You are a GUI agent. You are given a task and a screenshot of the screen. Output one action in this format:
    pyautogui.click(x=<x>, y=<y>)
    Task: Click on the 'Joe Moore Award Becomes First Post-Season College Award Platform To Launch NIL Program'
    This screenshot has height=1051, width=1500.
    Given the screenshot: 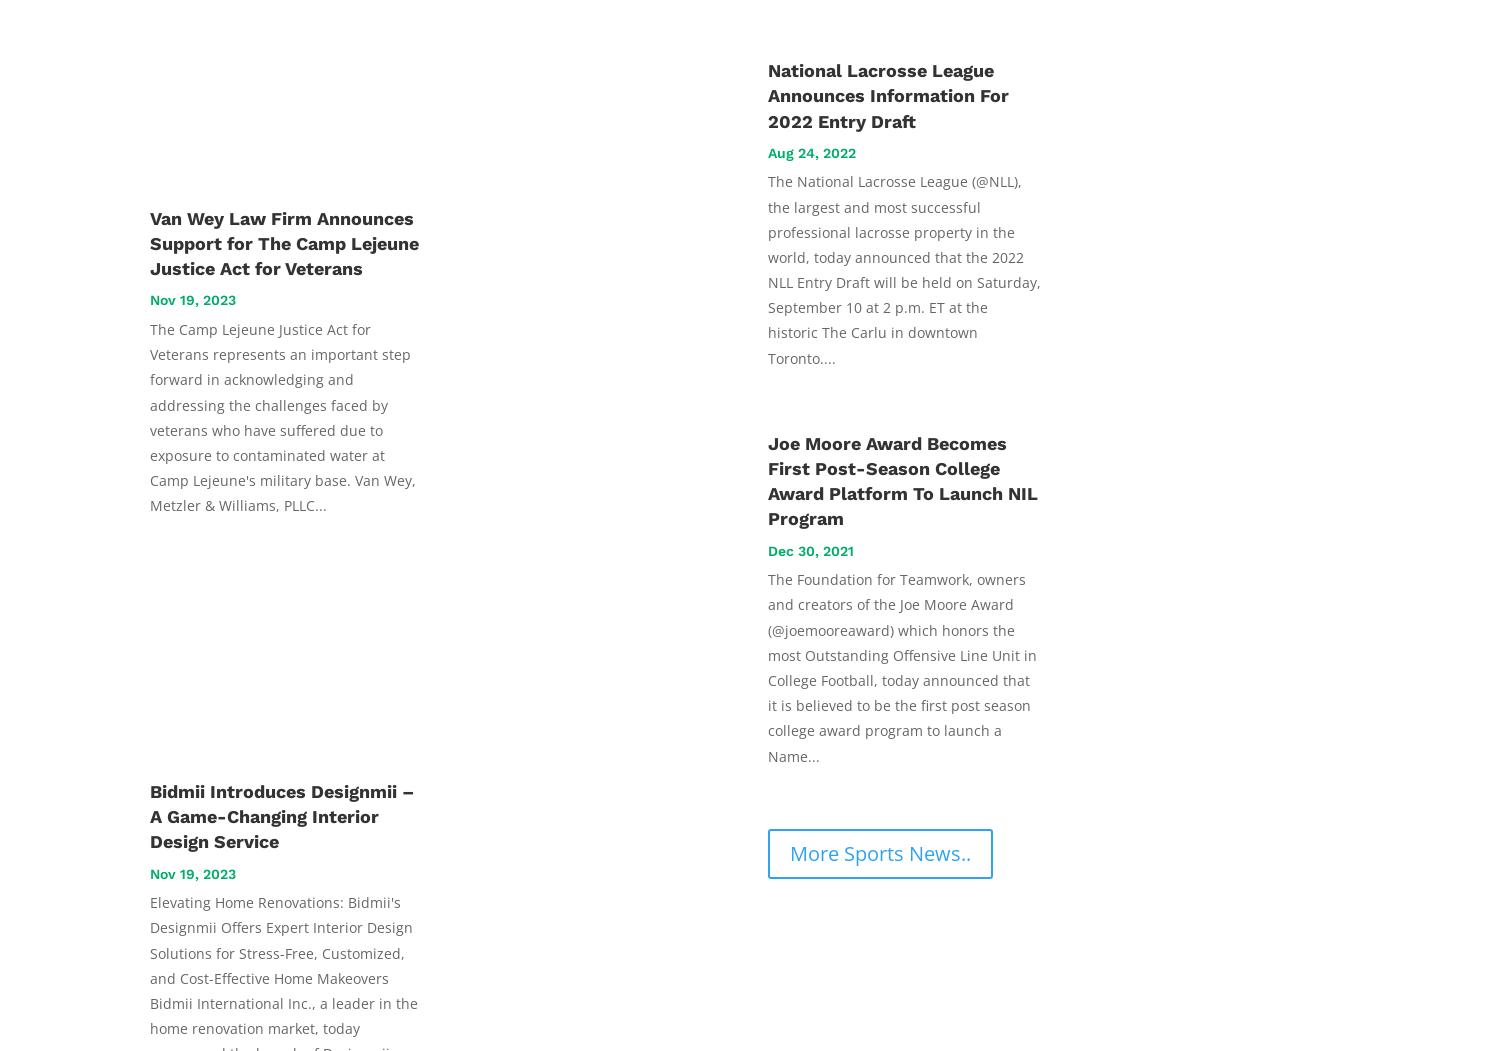 What is the action you would take?
    pyautogui.click(x=903, y=479)
    